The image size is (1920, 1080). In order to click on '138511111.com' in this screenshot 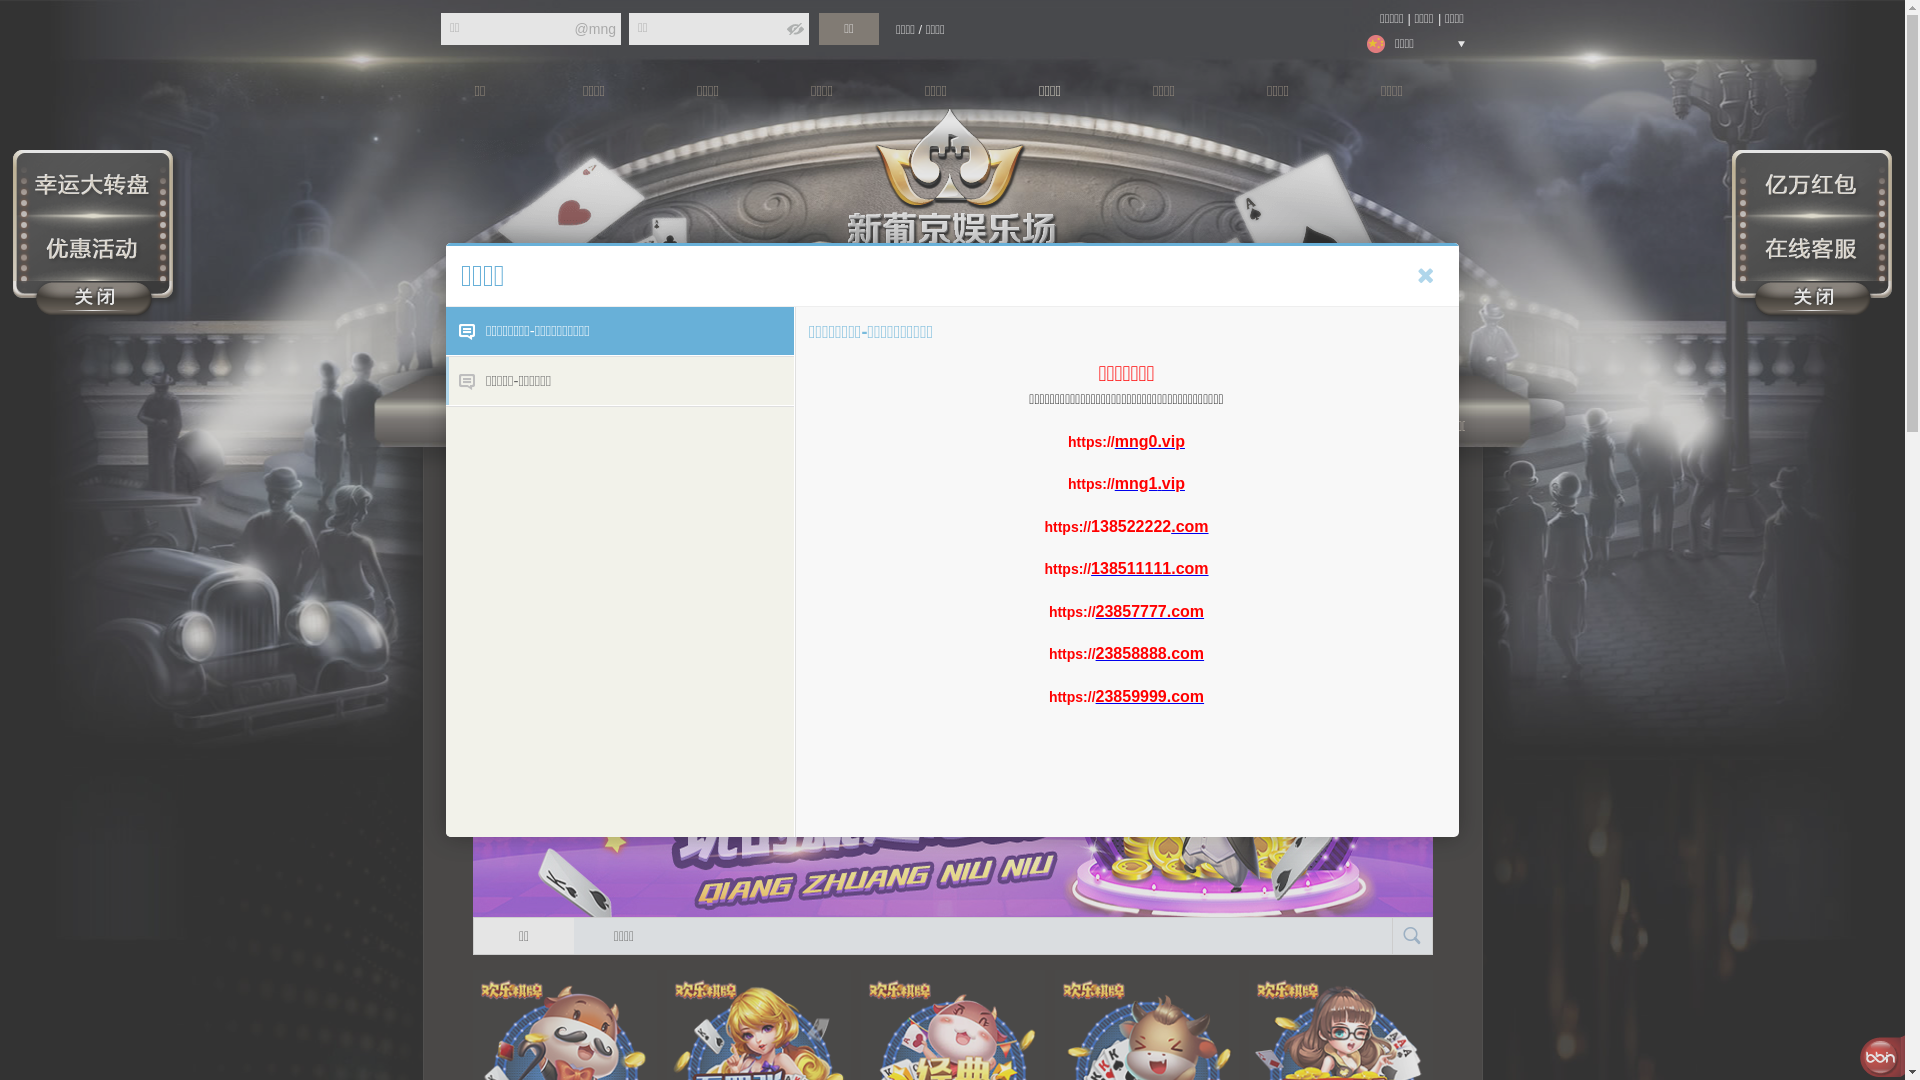, I will do `click(1149, 568)`.